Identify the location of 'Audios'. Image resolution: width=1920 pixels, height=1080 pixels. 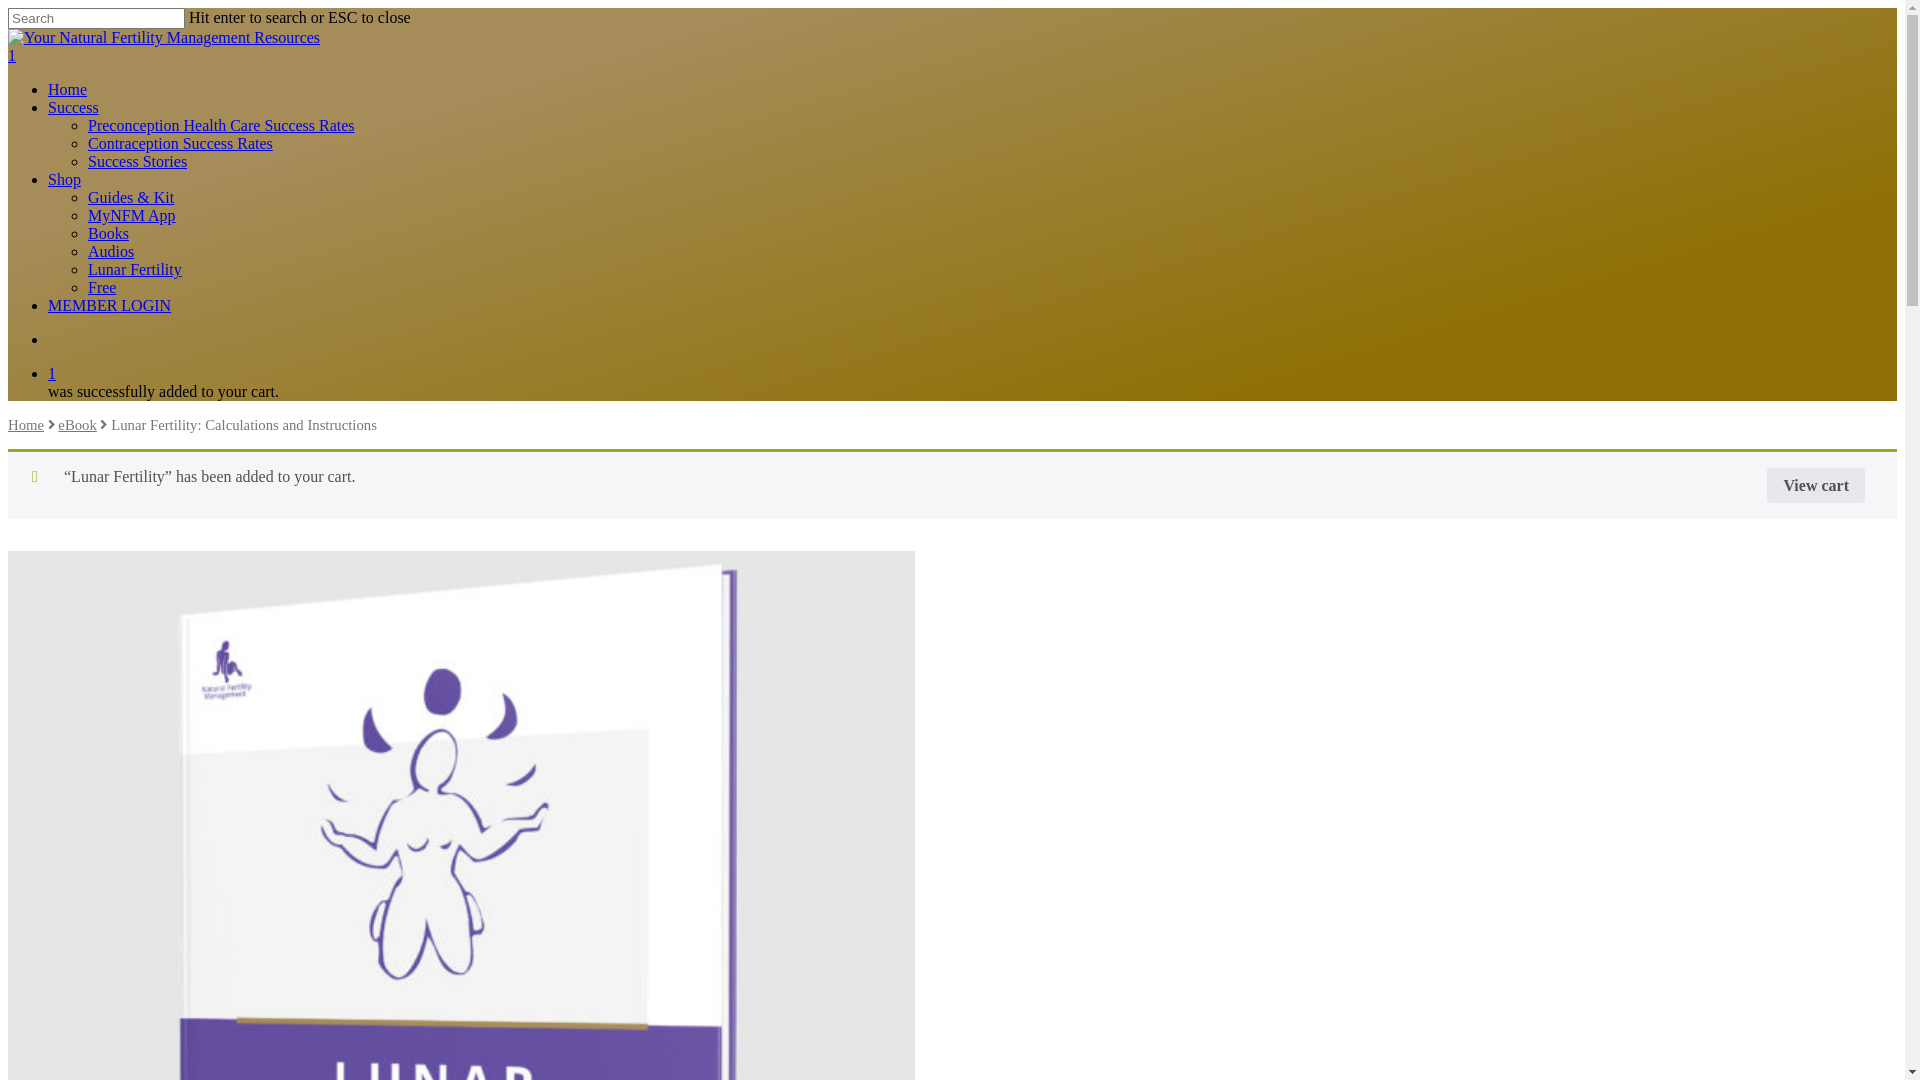
(109, 250).